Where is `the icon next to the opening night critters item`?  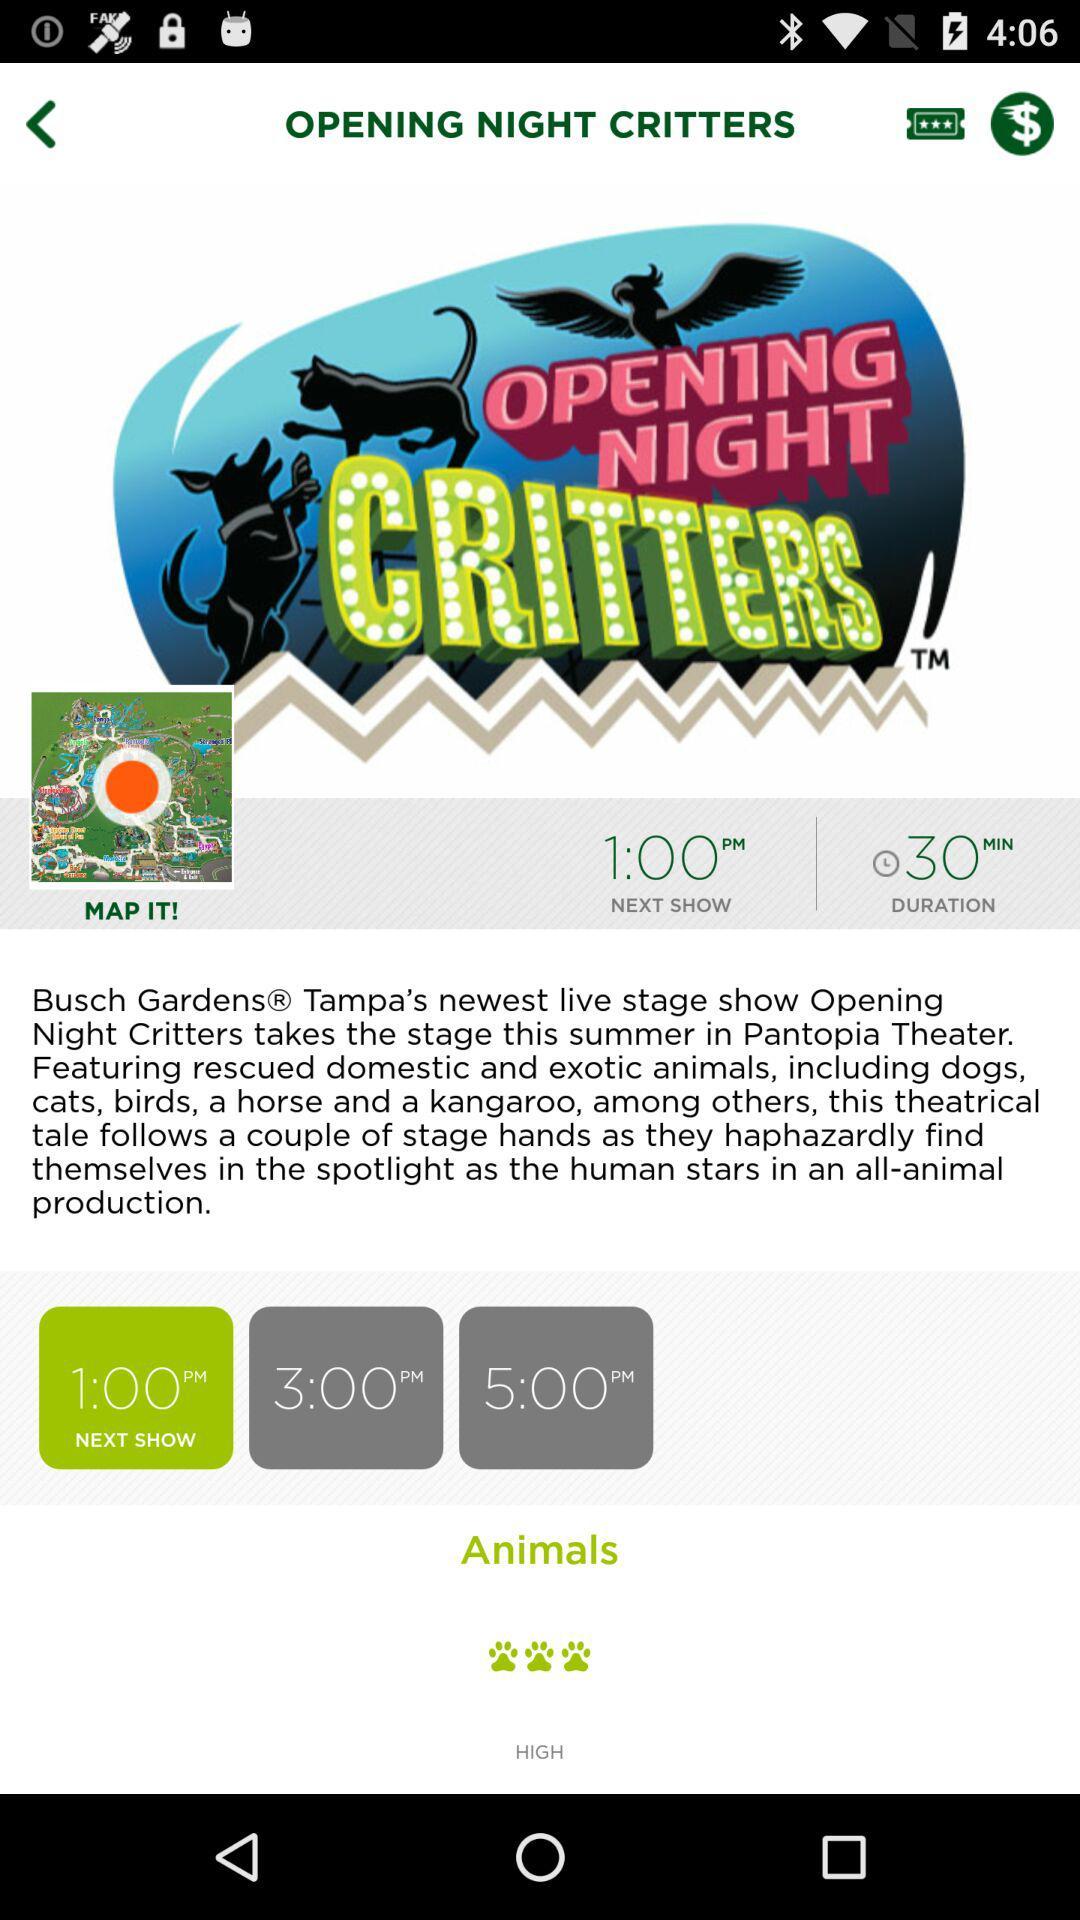
the icon next to the opening night critters item is located at coordinates (54, 122).